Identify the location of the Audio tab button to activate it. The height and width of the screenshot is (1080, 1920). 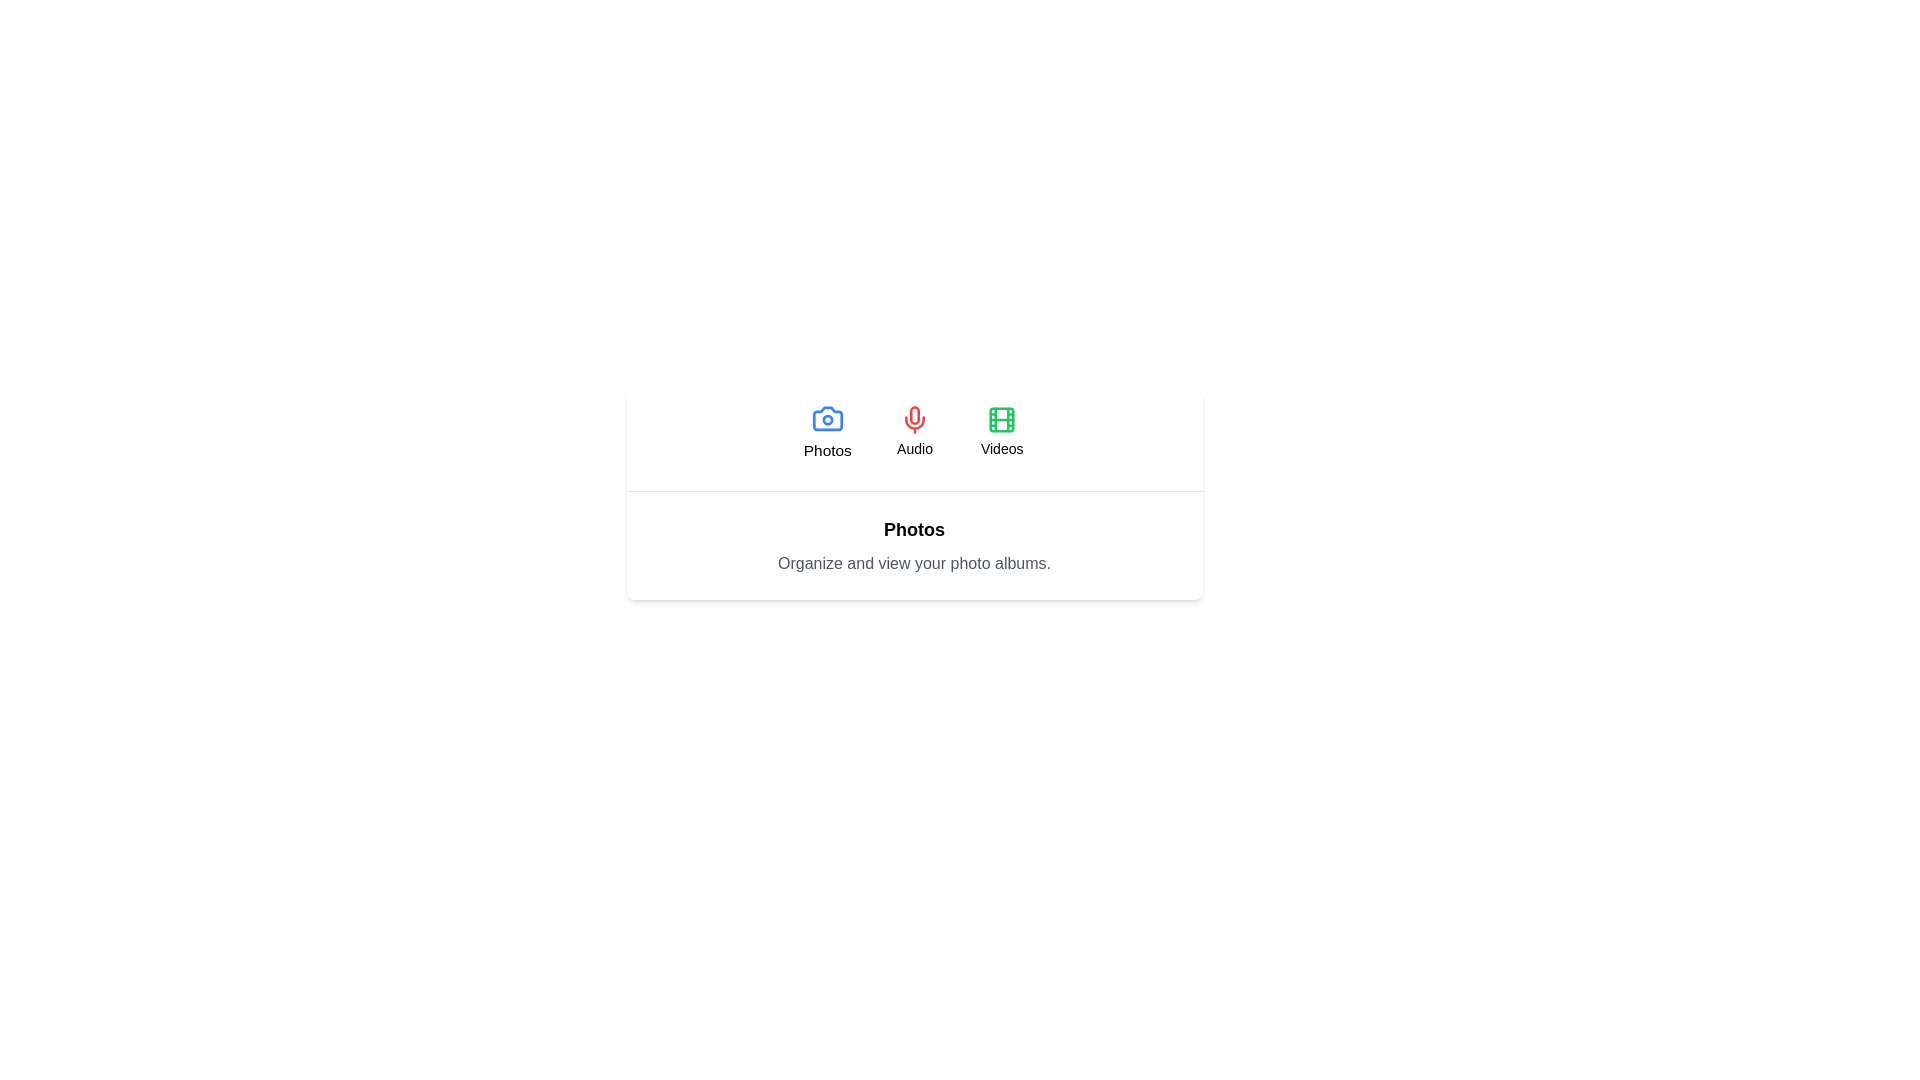
(914, 431).